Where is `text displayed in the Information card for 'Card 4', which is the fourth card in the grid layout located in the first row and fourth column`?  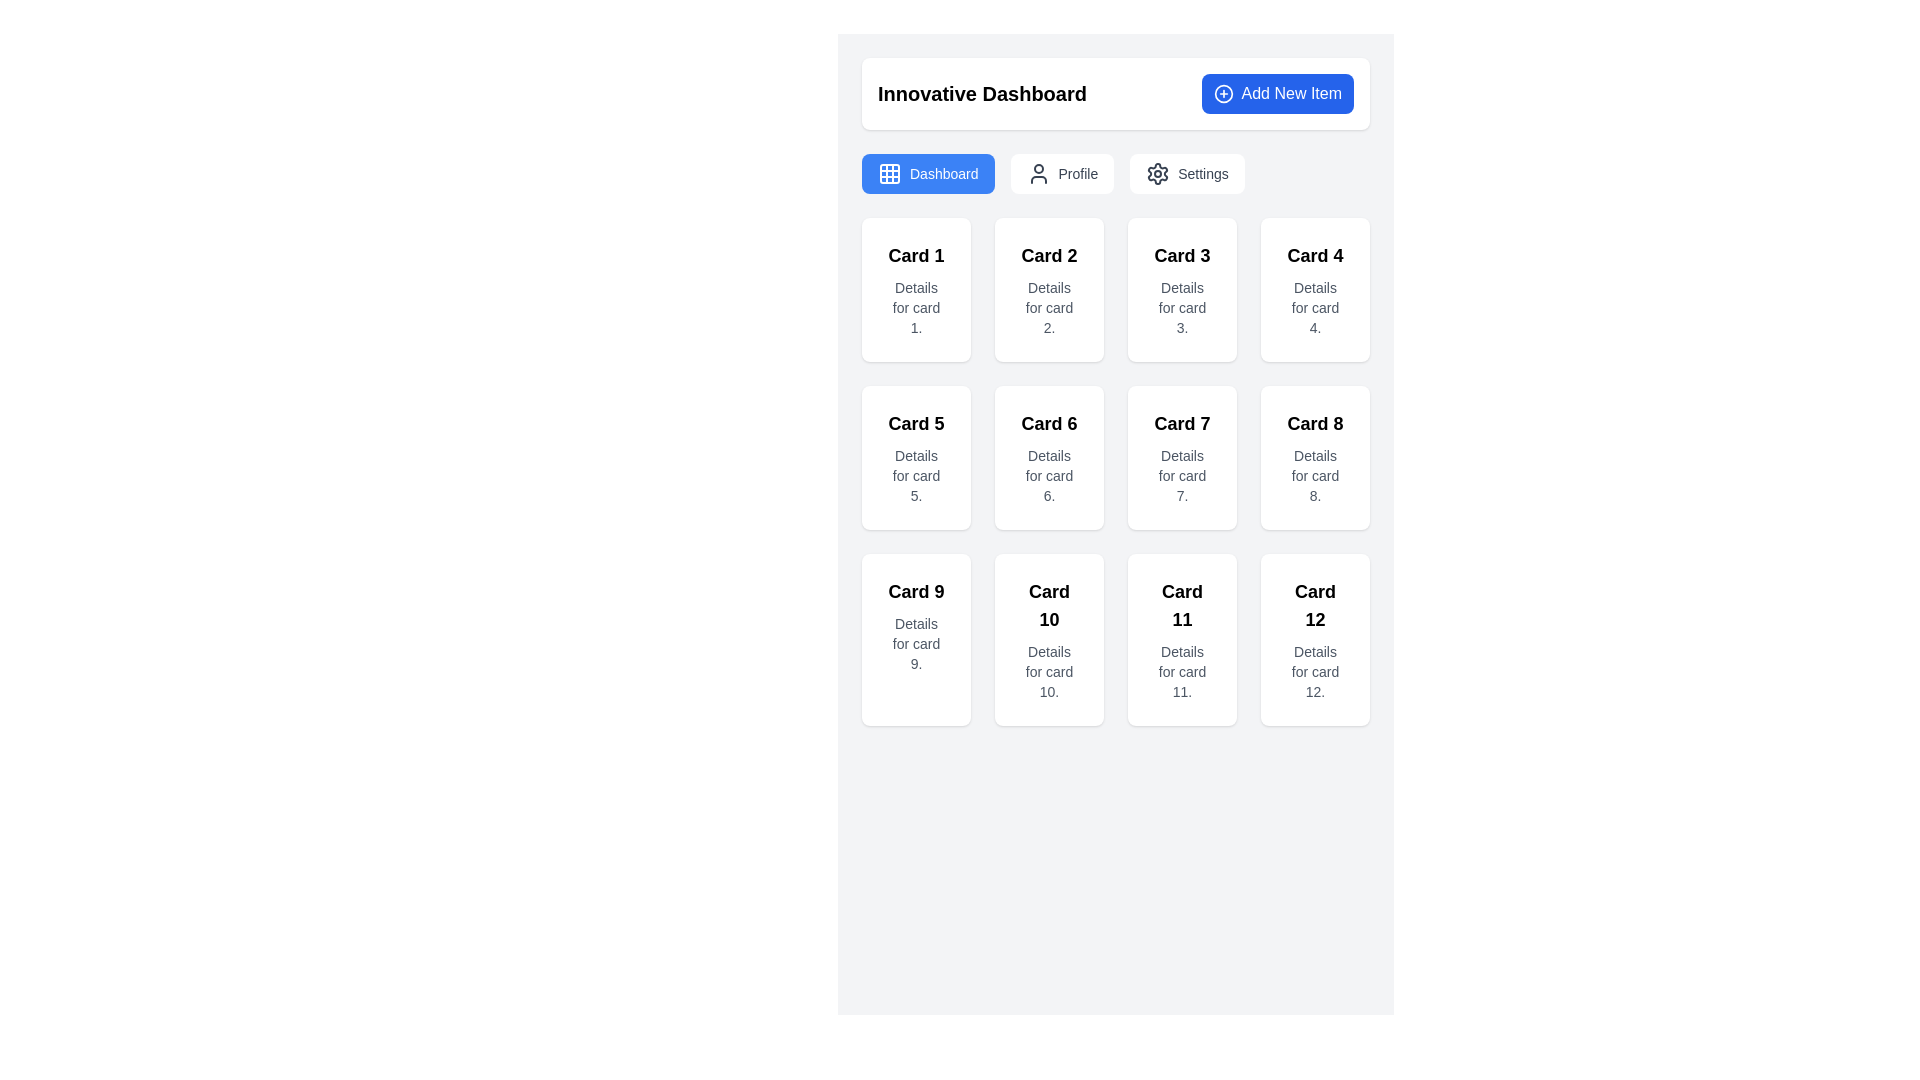 text displayed in the Information card for 'Card 4', which is the fourth card in the grid layout located in the first row and fourth column is located at coordinates (1315, 289).